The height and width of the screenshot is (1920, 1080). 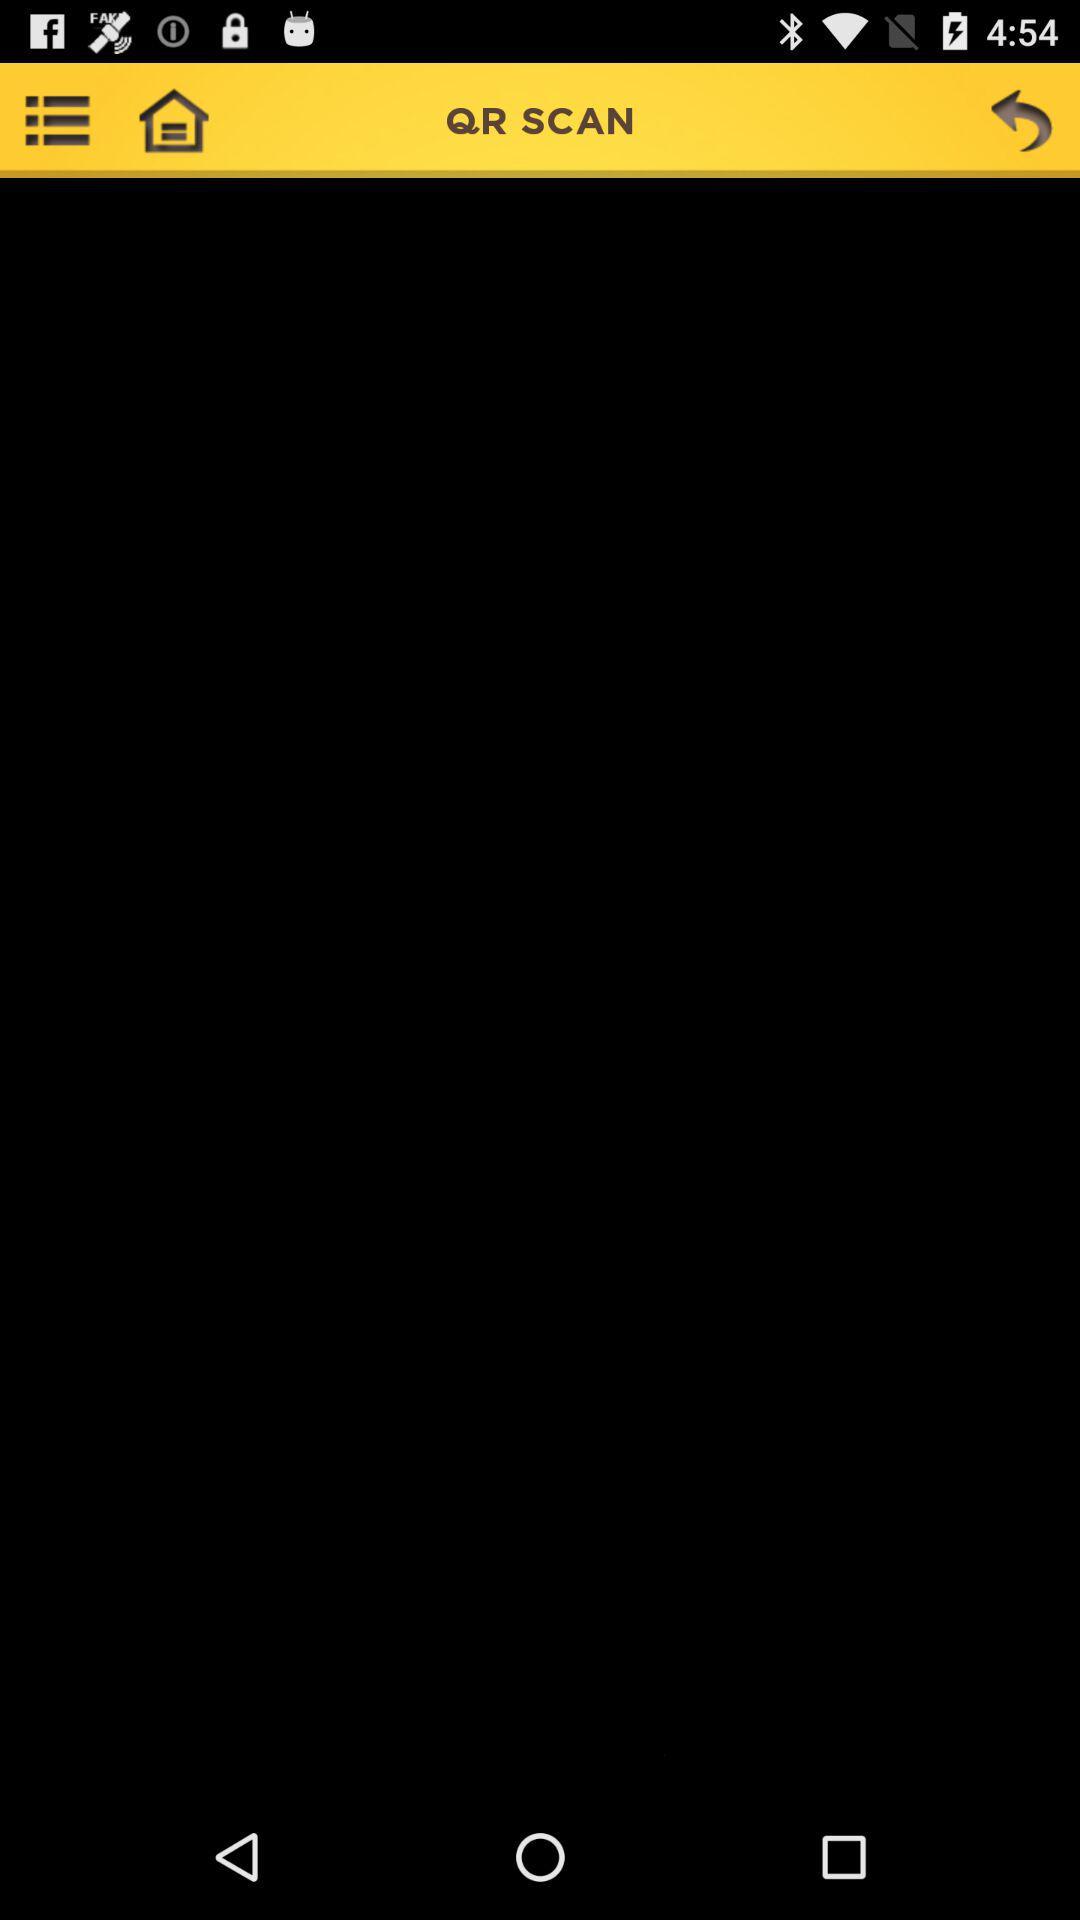 I want to click on the home icon, so click(x=172, y=128).